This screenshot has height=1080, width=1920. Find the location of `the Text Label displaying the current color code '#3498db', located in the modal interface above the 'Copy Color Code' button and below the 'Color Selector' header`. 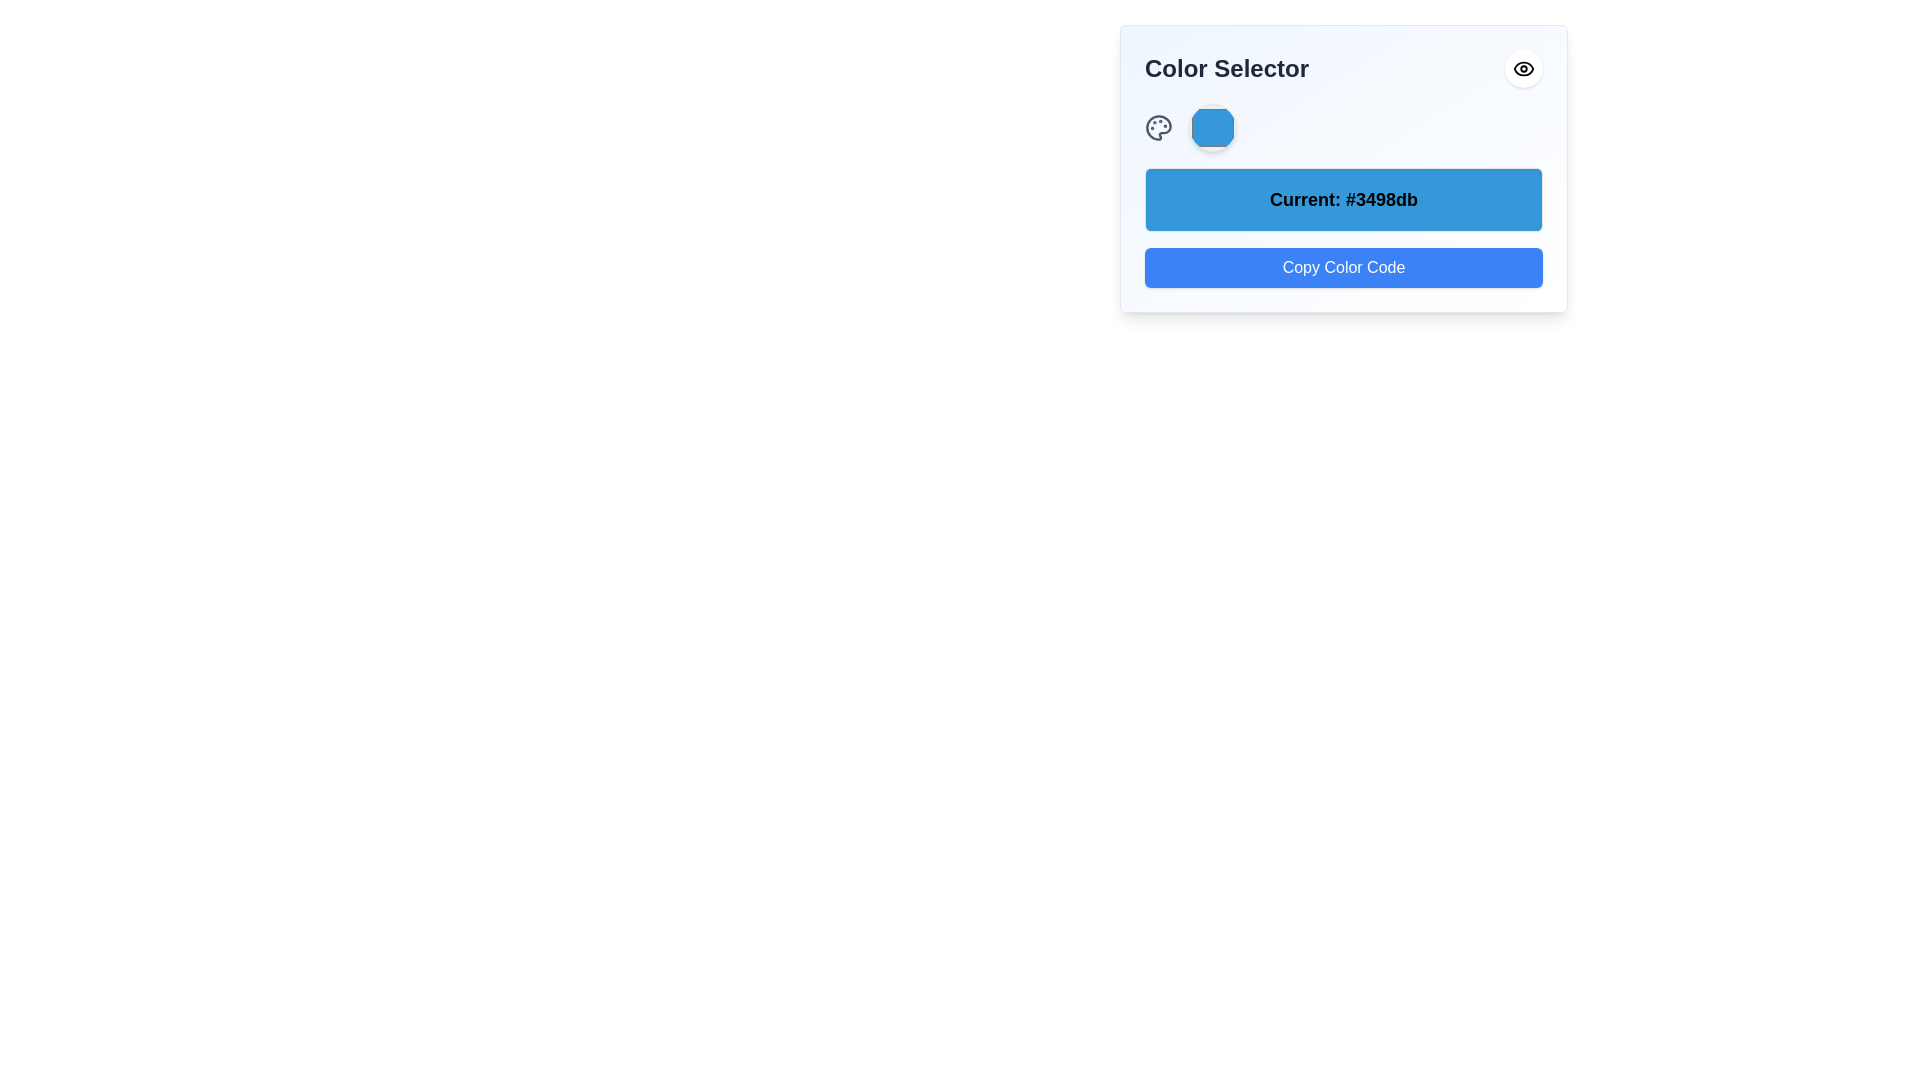

the Text Label displaying the current color code '#3498db', located in the modal interface above the 'Copy Color Code' button and below the 'Color Selector' header is located at coordinates (1344, 200).